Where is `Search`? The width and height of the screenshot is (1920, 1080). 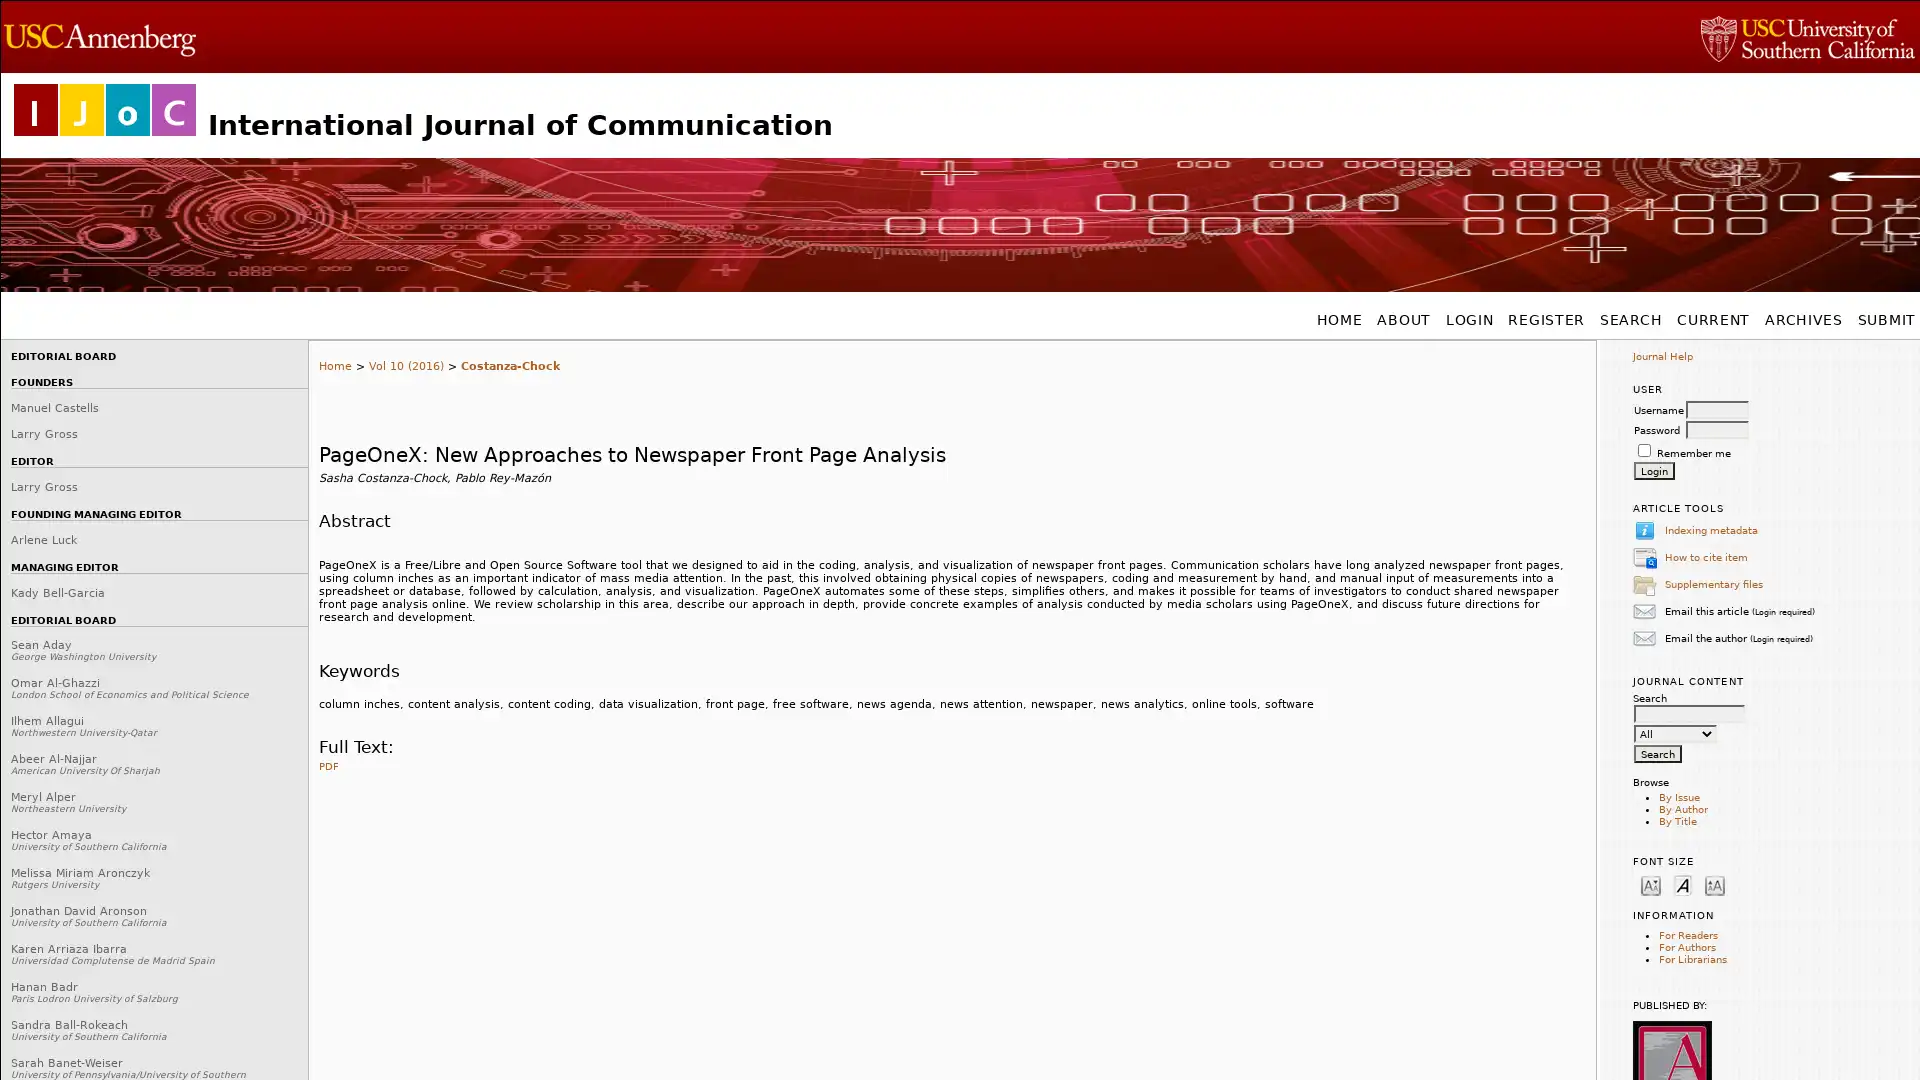 Search is located at coordinates (1657, 753).